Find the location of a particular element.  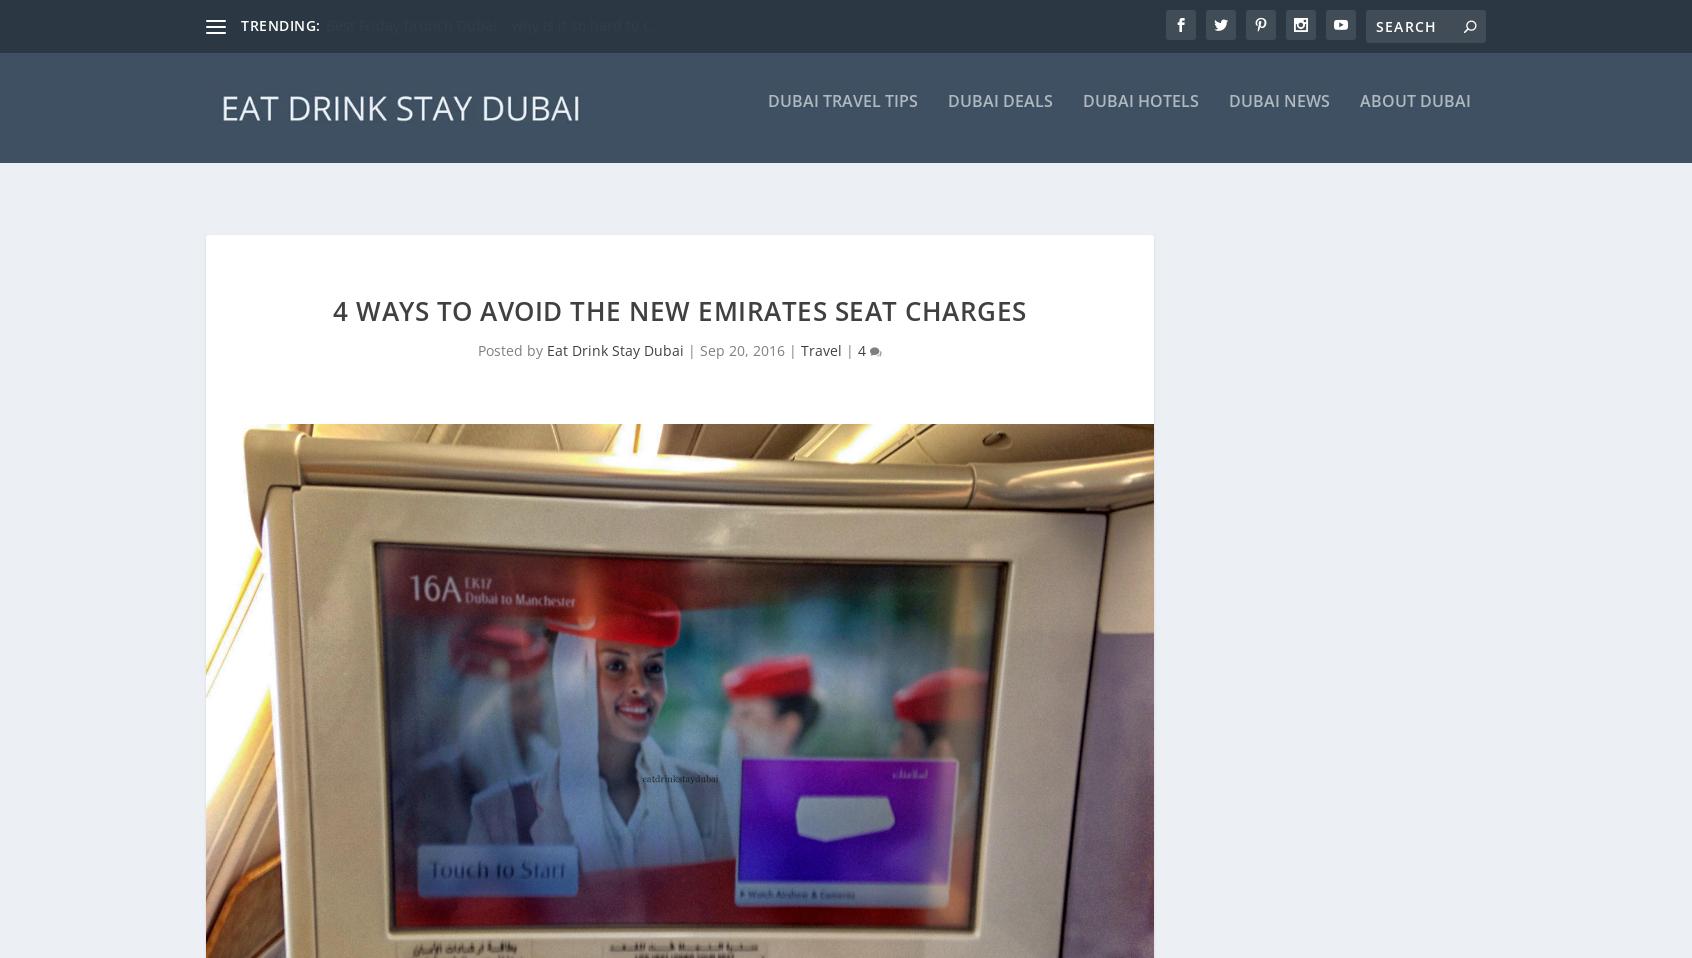

'4' is located at coordinates (862, 317).